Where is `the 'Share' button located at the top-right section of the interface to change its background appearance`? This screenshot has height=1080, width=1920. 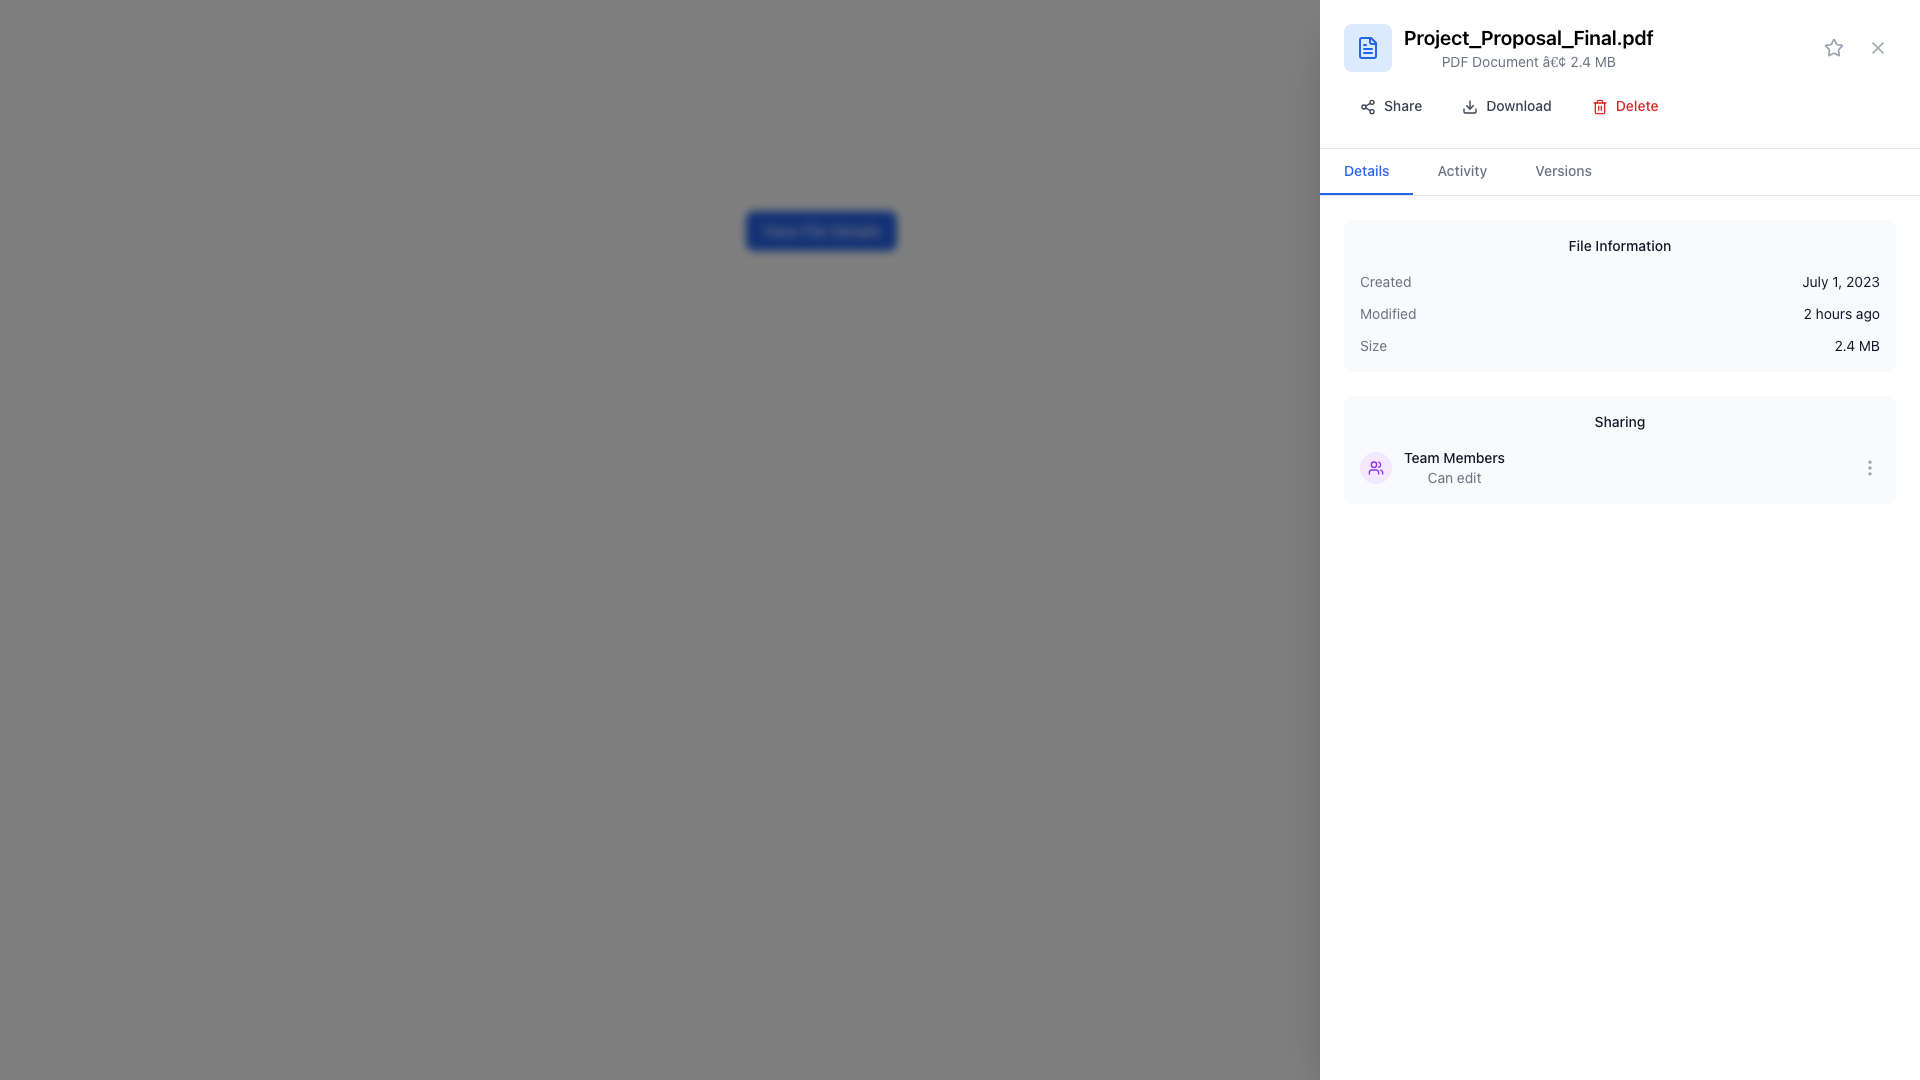
the 'Share' button located at the top-right section of the interface to change its background appearance is located at coordinates (1390, 105).